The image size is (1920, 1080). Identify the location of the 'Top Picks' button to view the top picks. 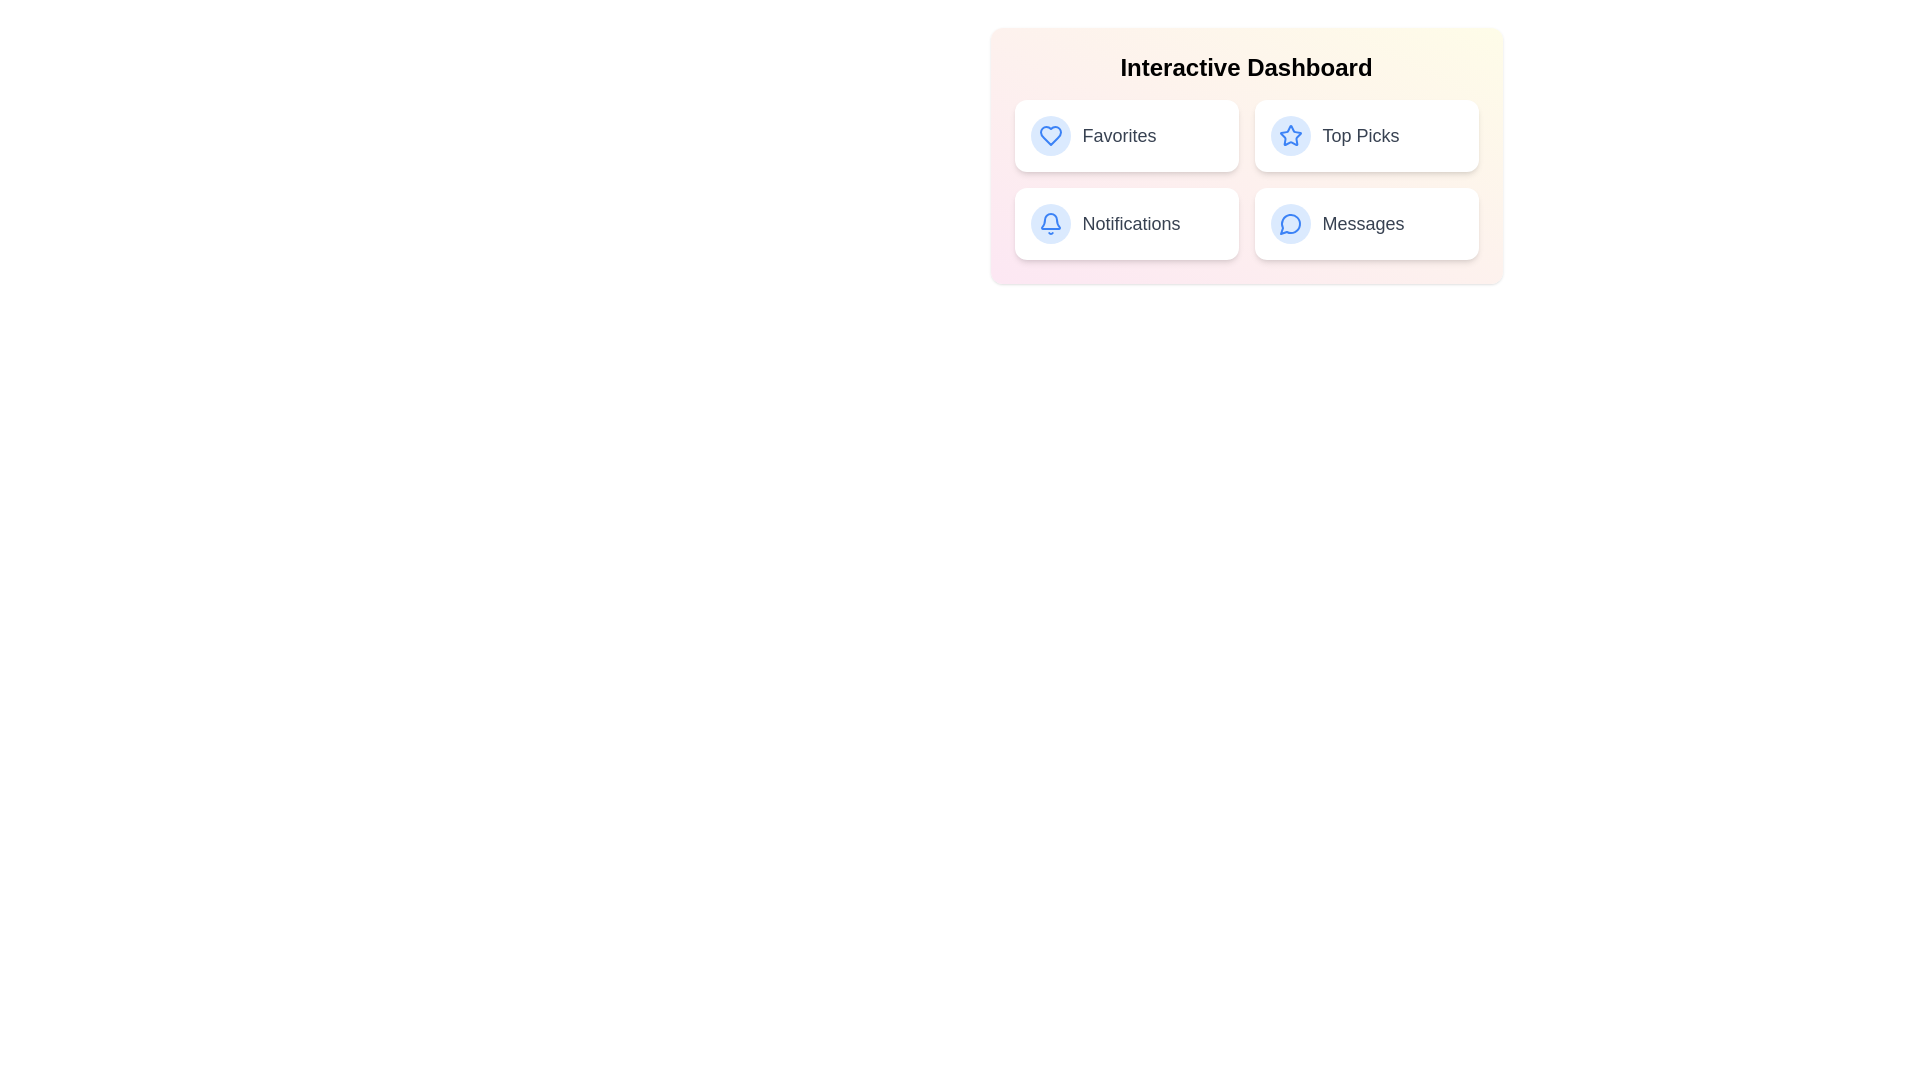
(1365, 135).